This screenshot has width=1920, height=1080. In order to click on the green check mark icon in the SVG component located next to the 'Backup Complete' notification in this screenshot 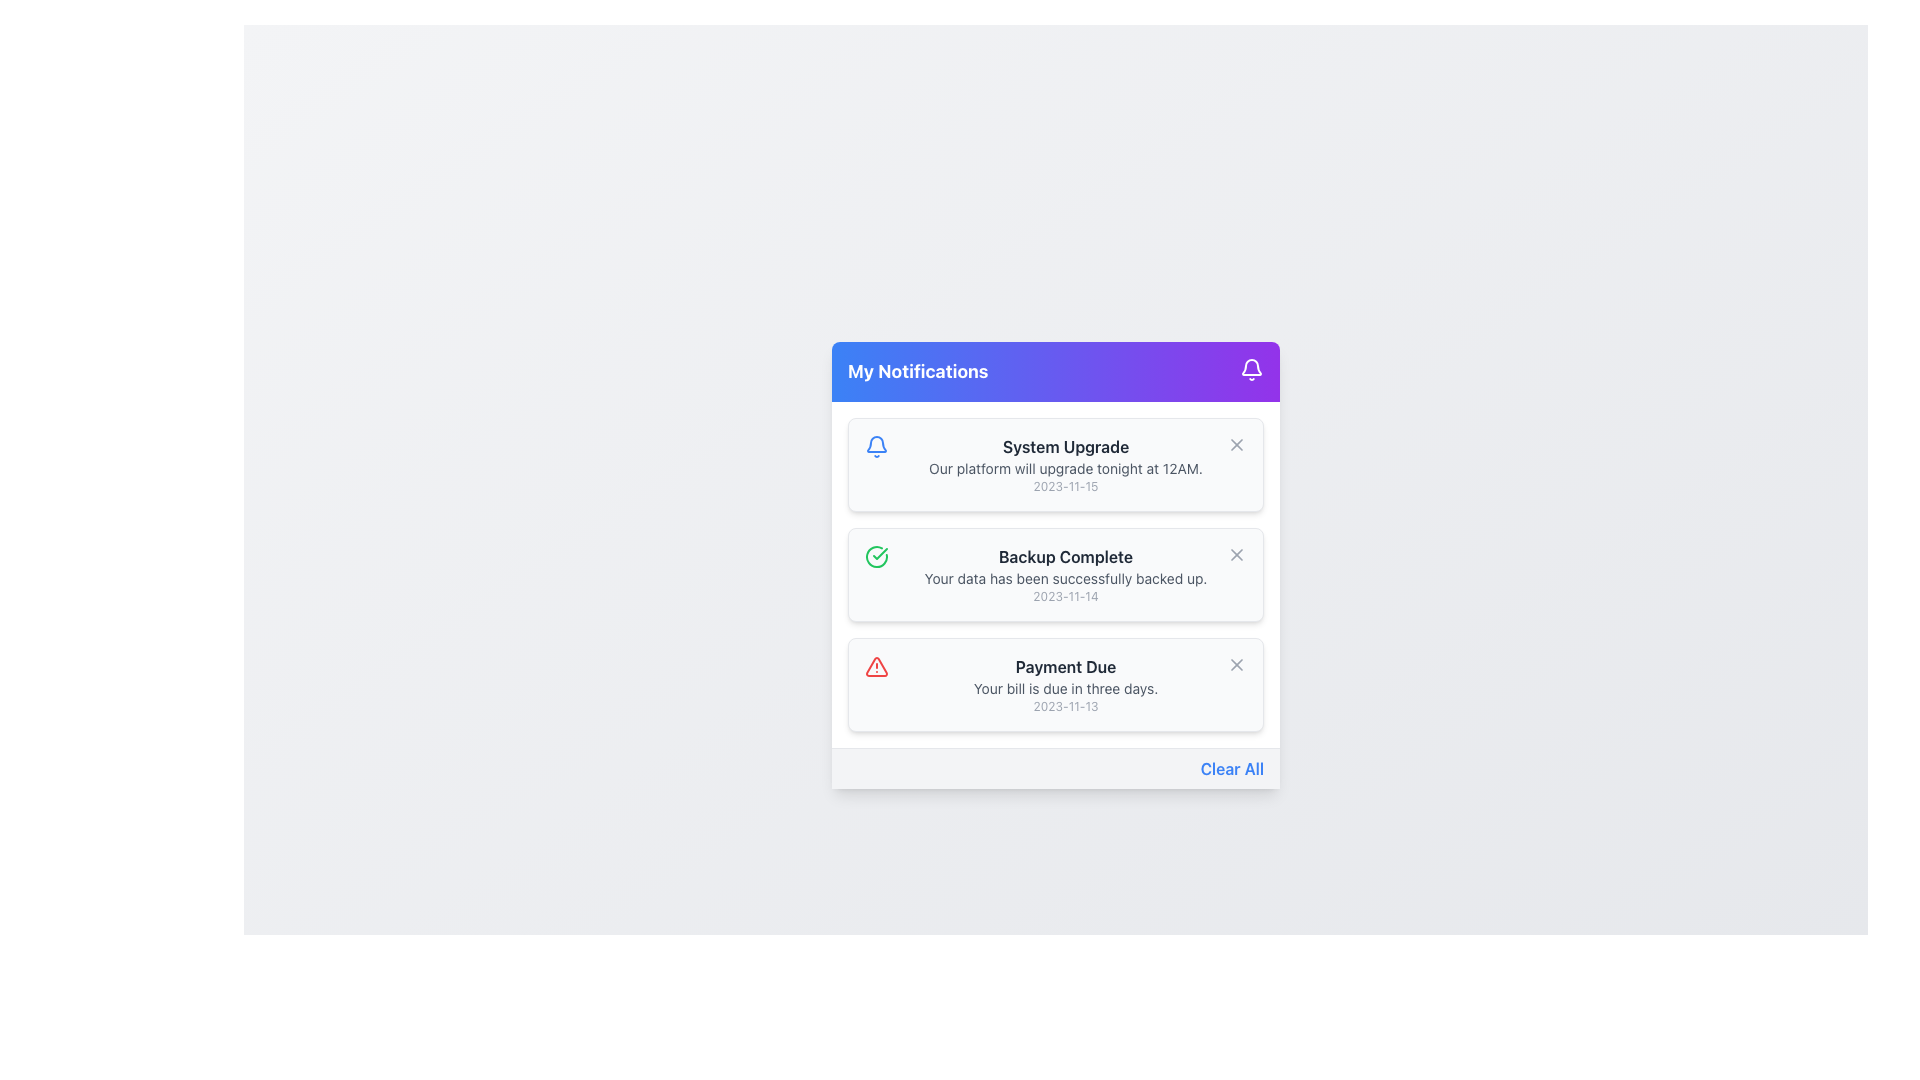, I will do `click(880, 553)`.